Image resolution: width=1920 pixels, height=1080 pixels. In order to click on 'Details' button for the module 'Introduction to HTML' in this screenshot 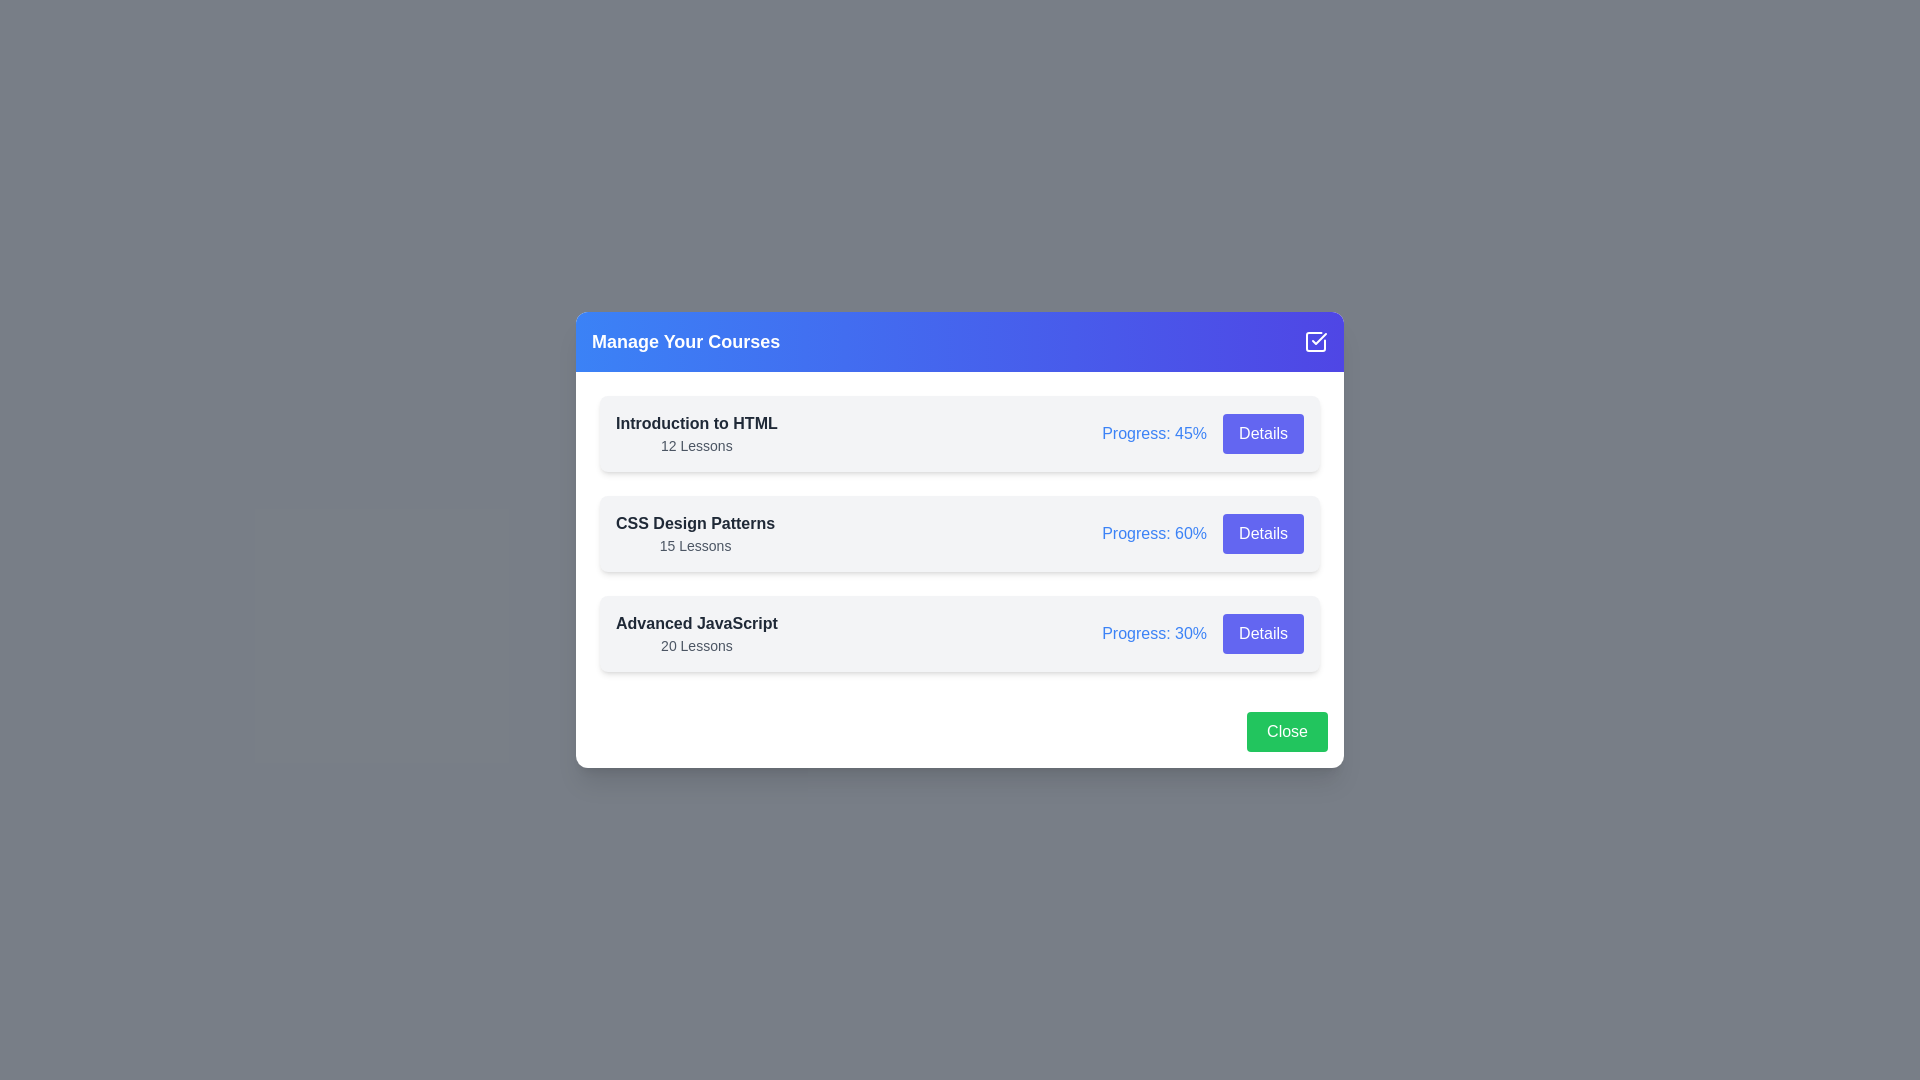, I will do `click(1262, 433)`.